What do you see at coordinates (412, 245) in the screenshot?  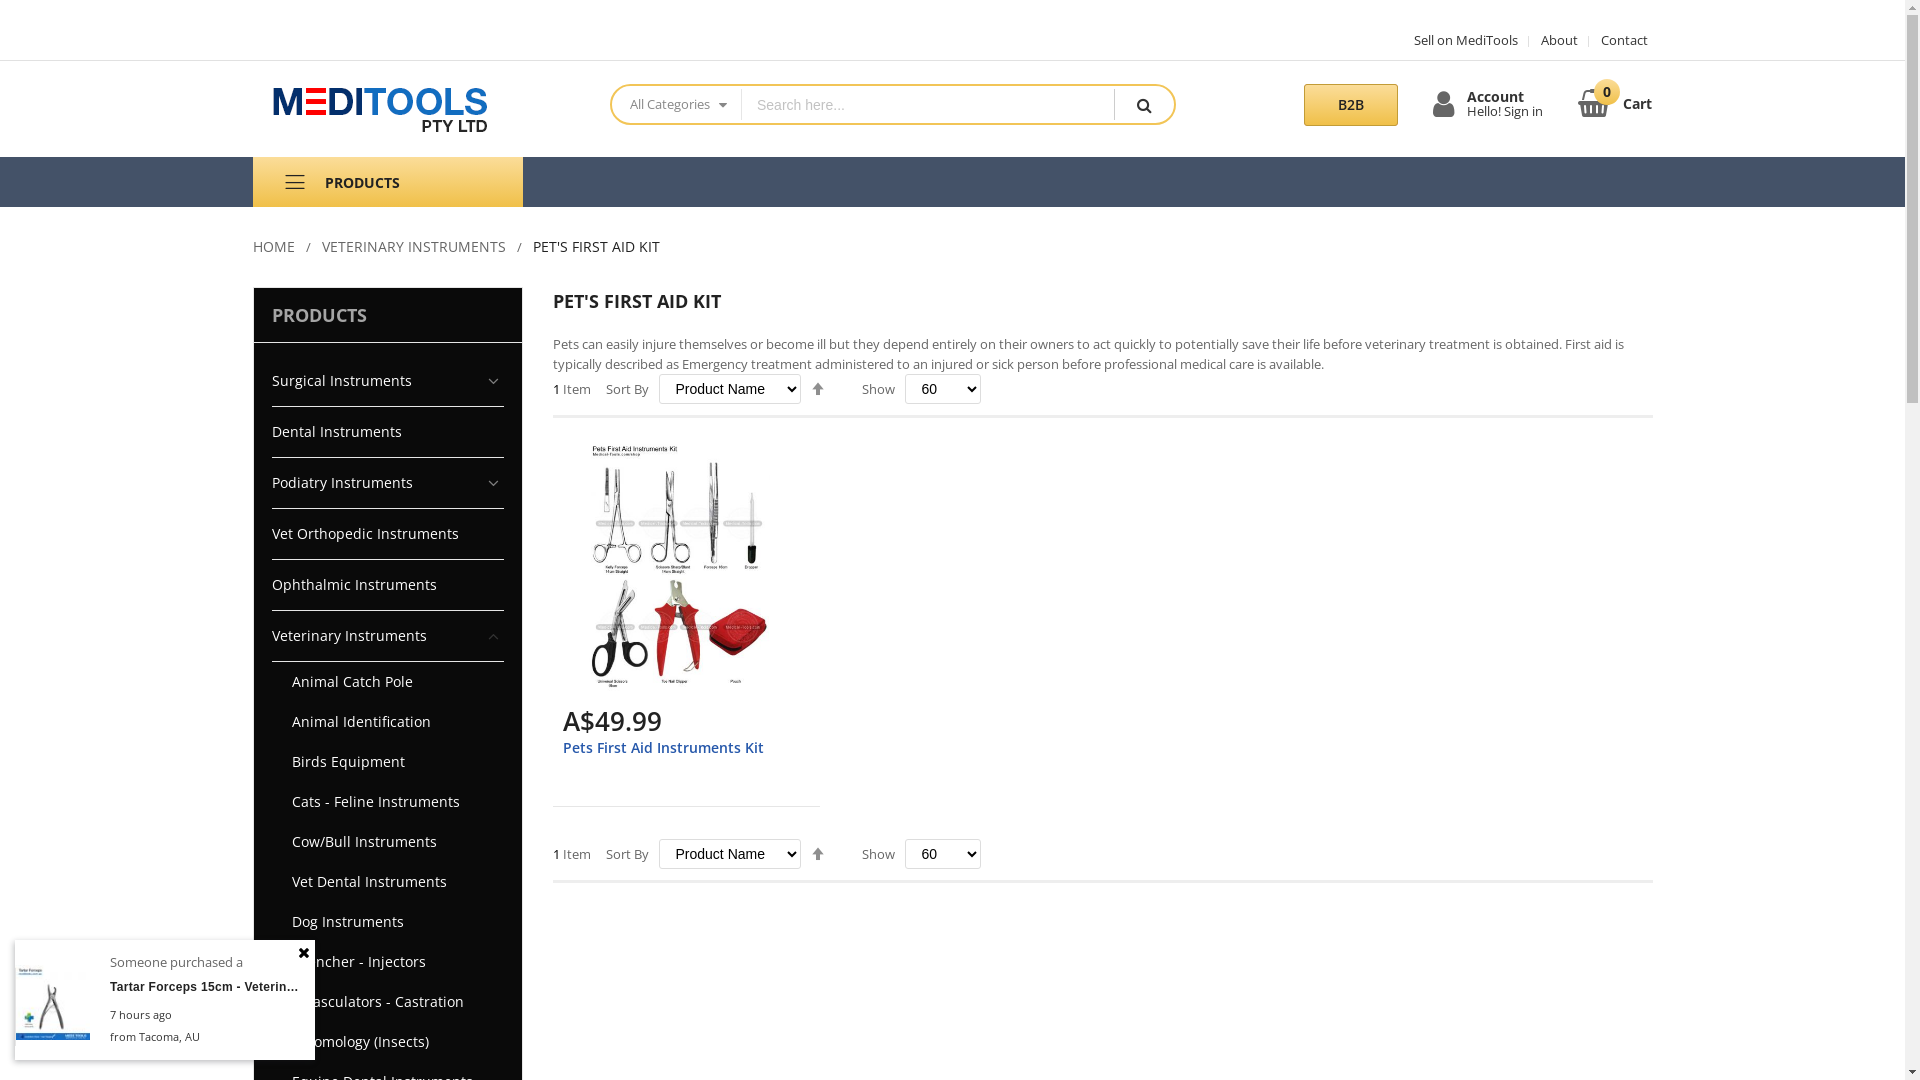 I see `'VETERINARY INSTRUMENTS'` at bounding box center [412, 245].